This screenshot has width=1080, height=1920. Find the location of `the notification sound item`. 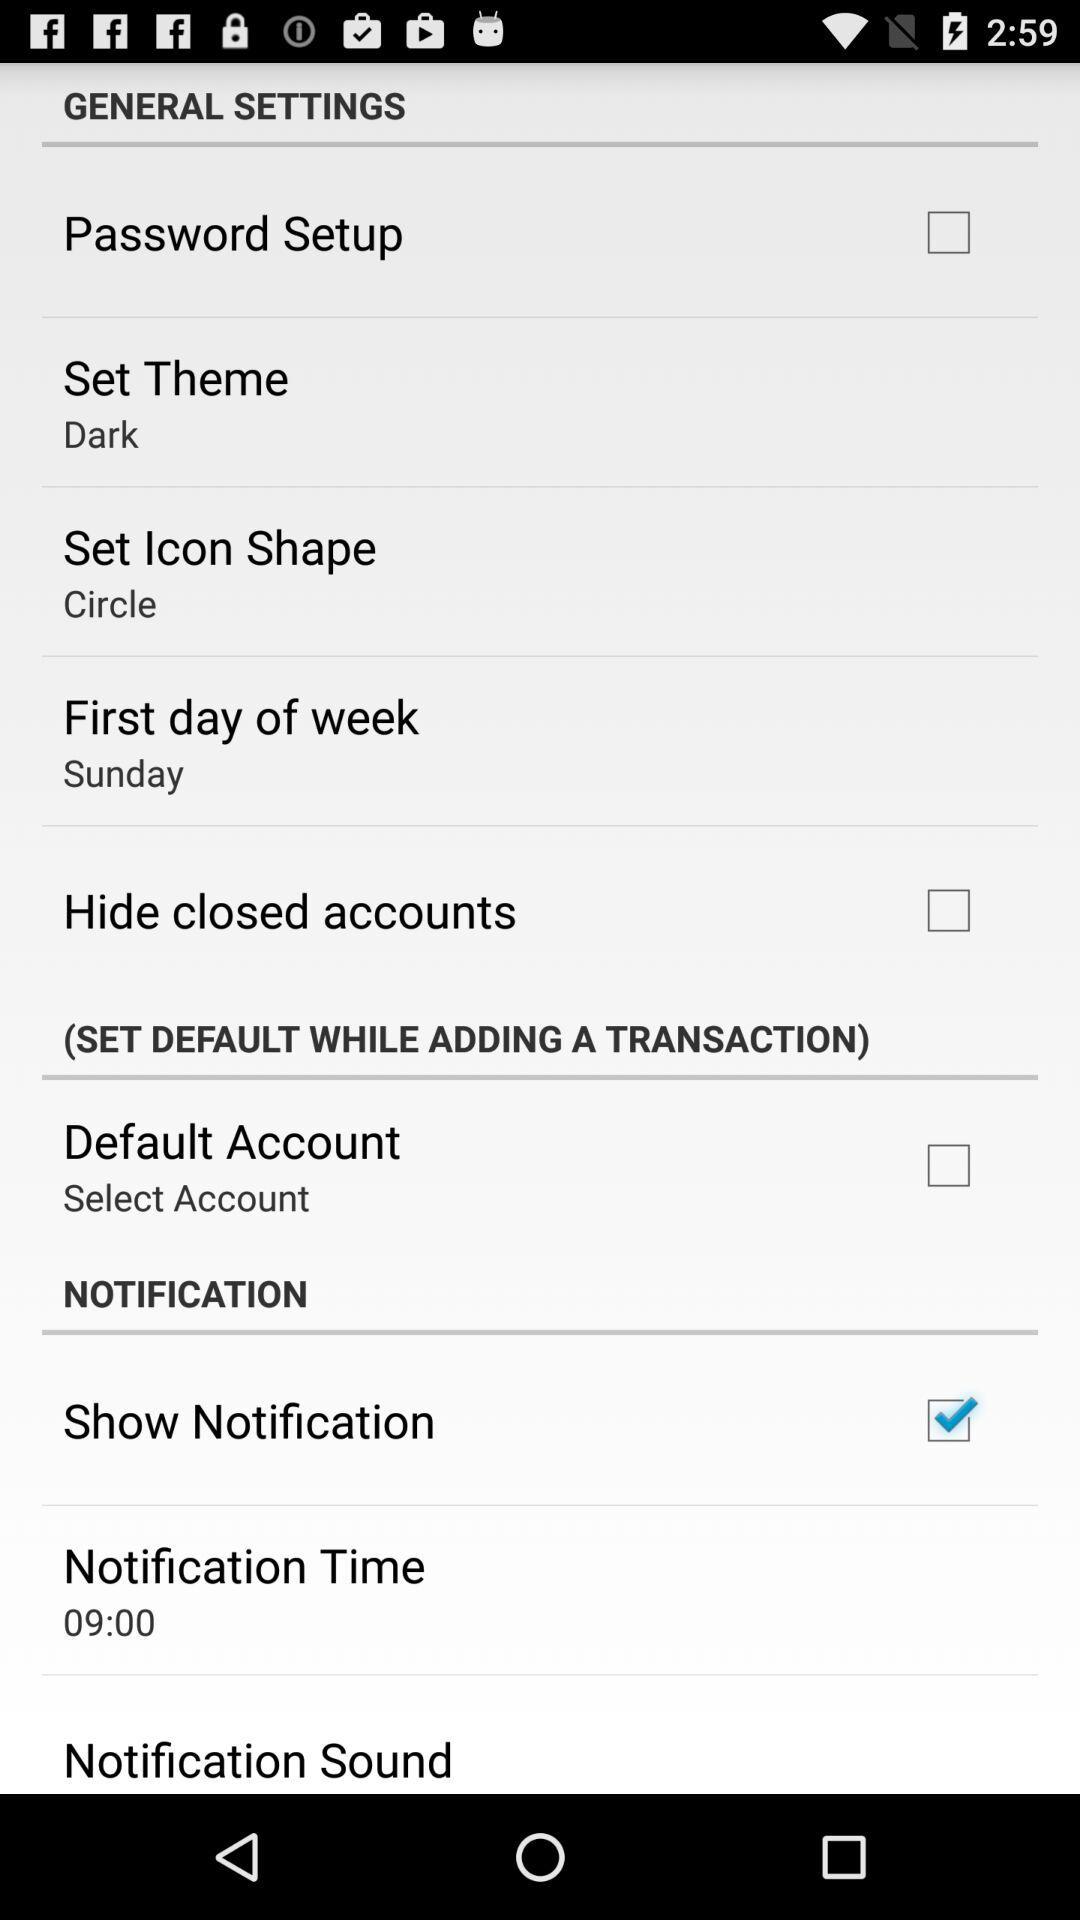

the notification sound item is located at coordinates (257, 1758).